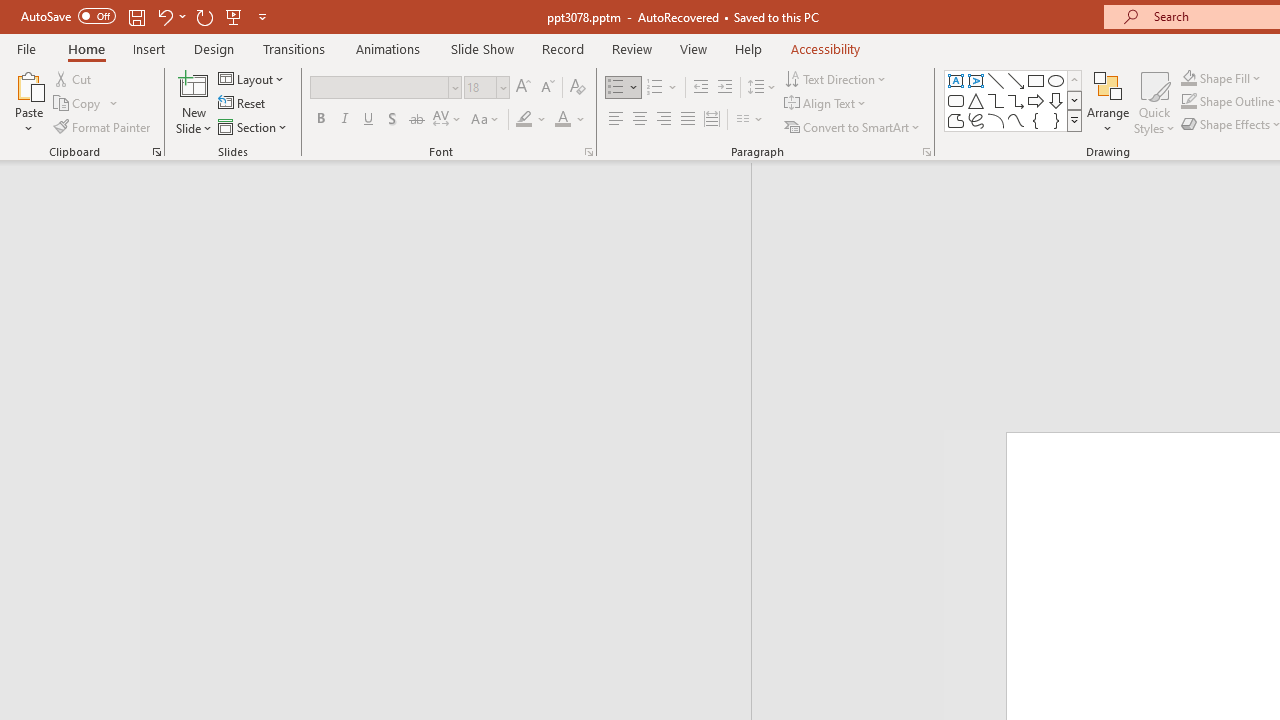 Image resolution: width=1280 pixels, height=720 pixels. What do you see at coordinates (531, 119) in the screenshot?
I see `'Text Highlight Color'` at bounding box center [531, 119].